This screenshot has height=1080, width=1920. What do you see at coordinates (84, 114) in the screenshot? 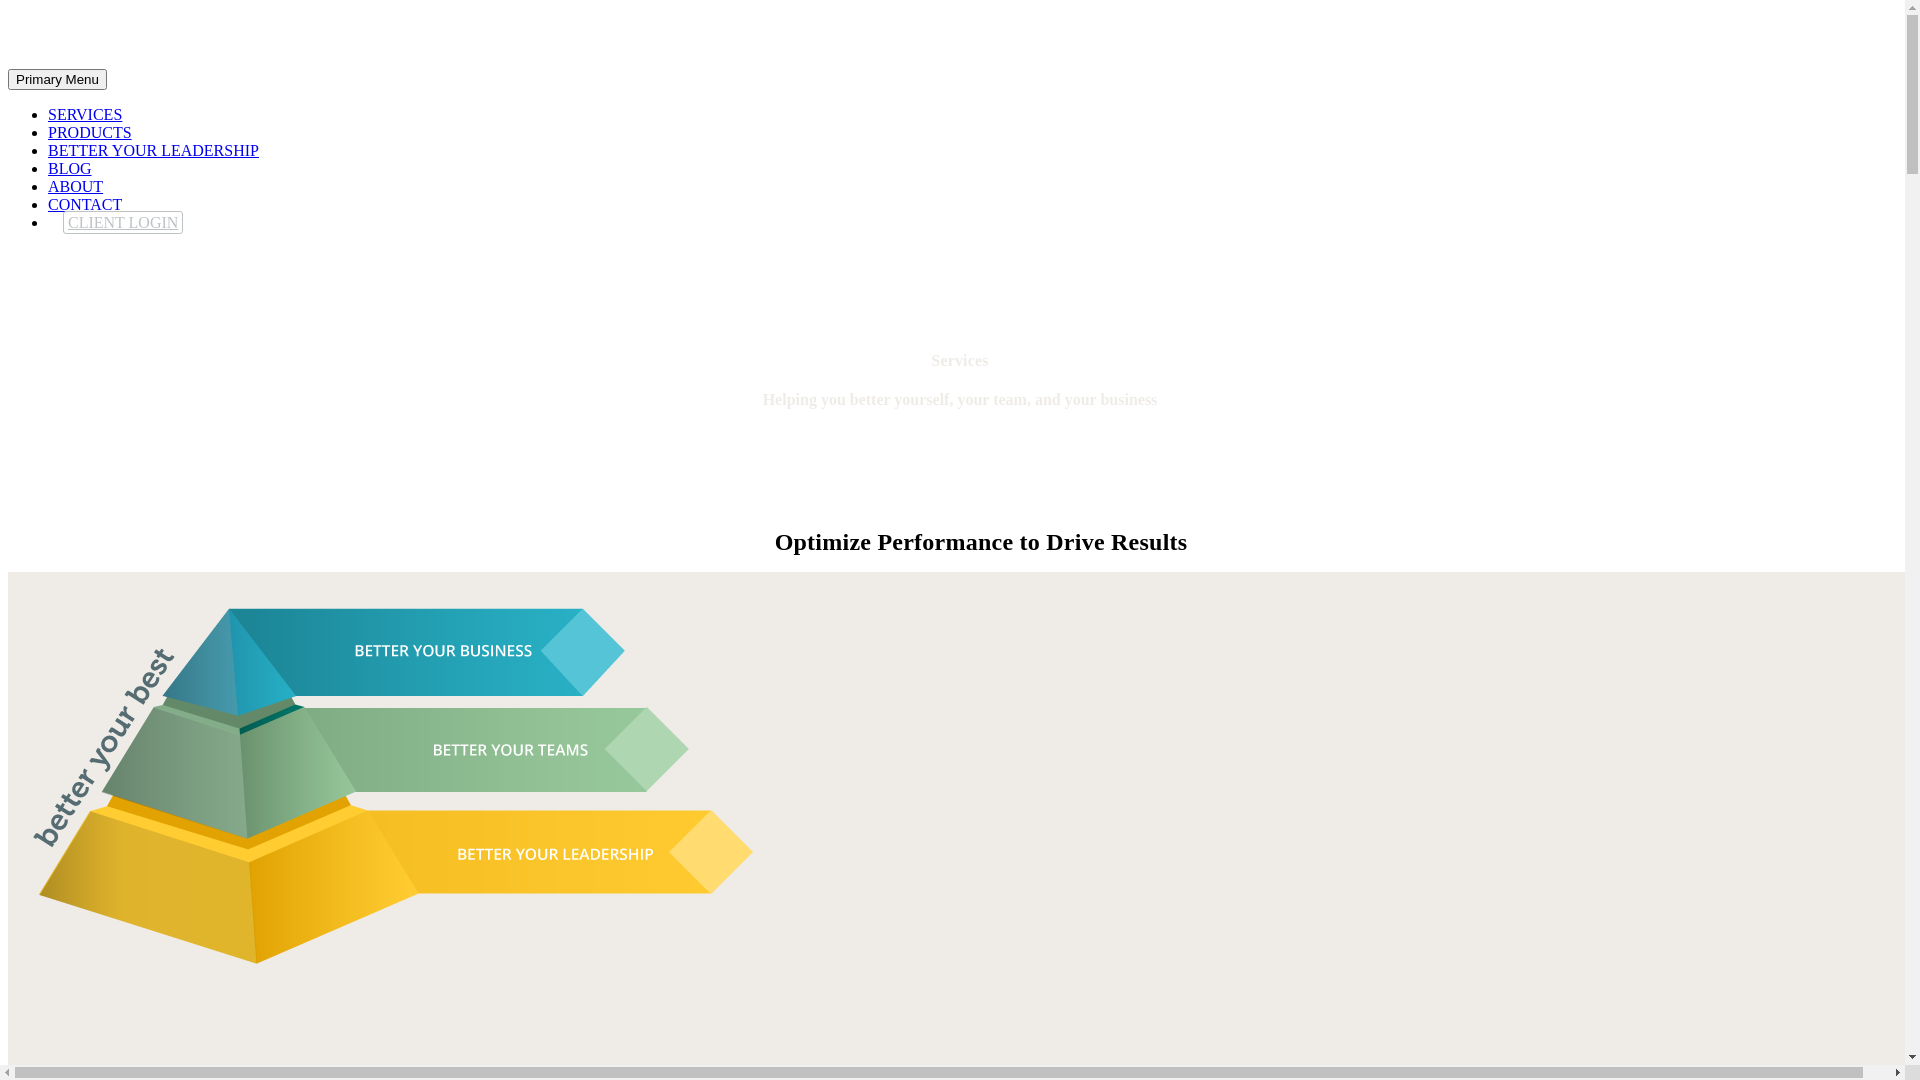
I see `'SERVICES'` at bounding box center [84, 114].